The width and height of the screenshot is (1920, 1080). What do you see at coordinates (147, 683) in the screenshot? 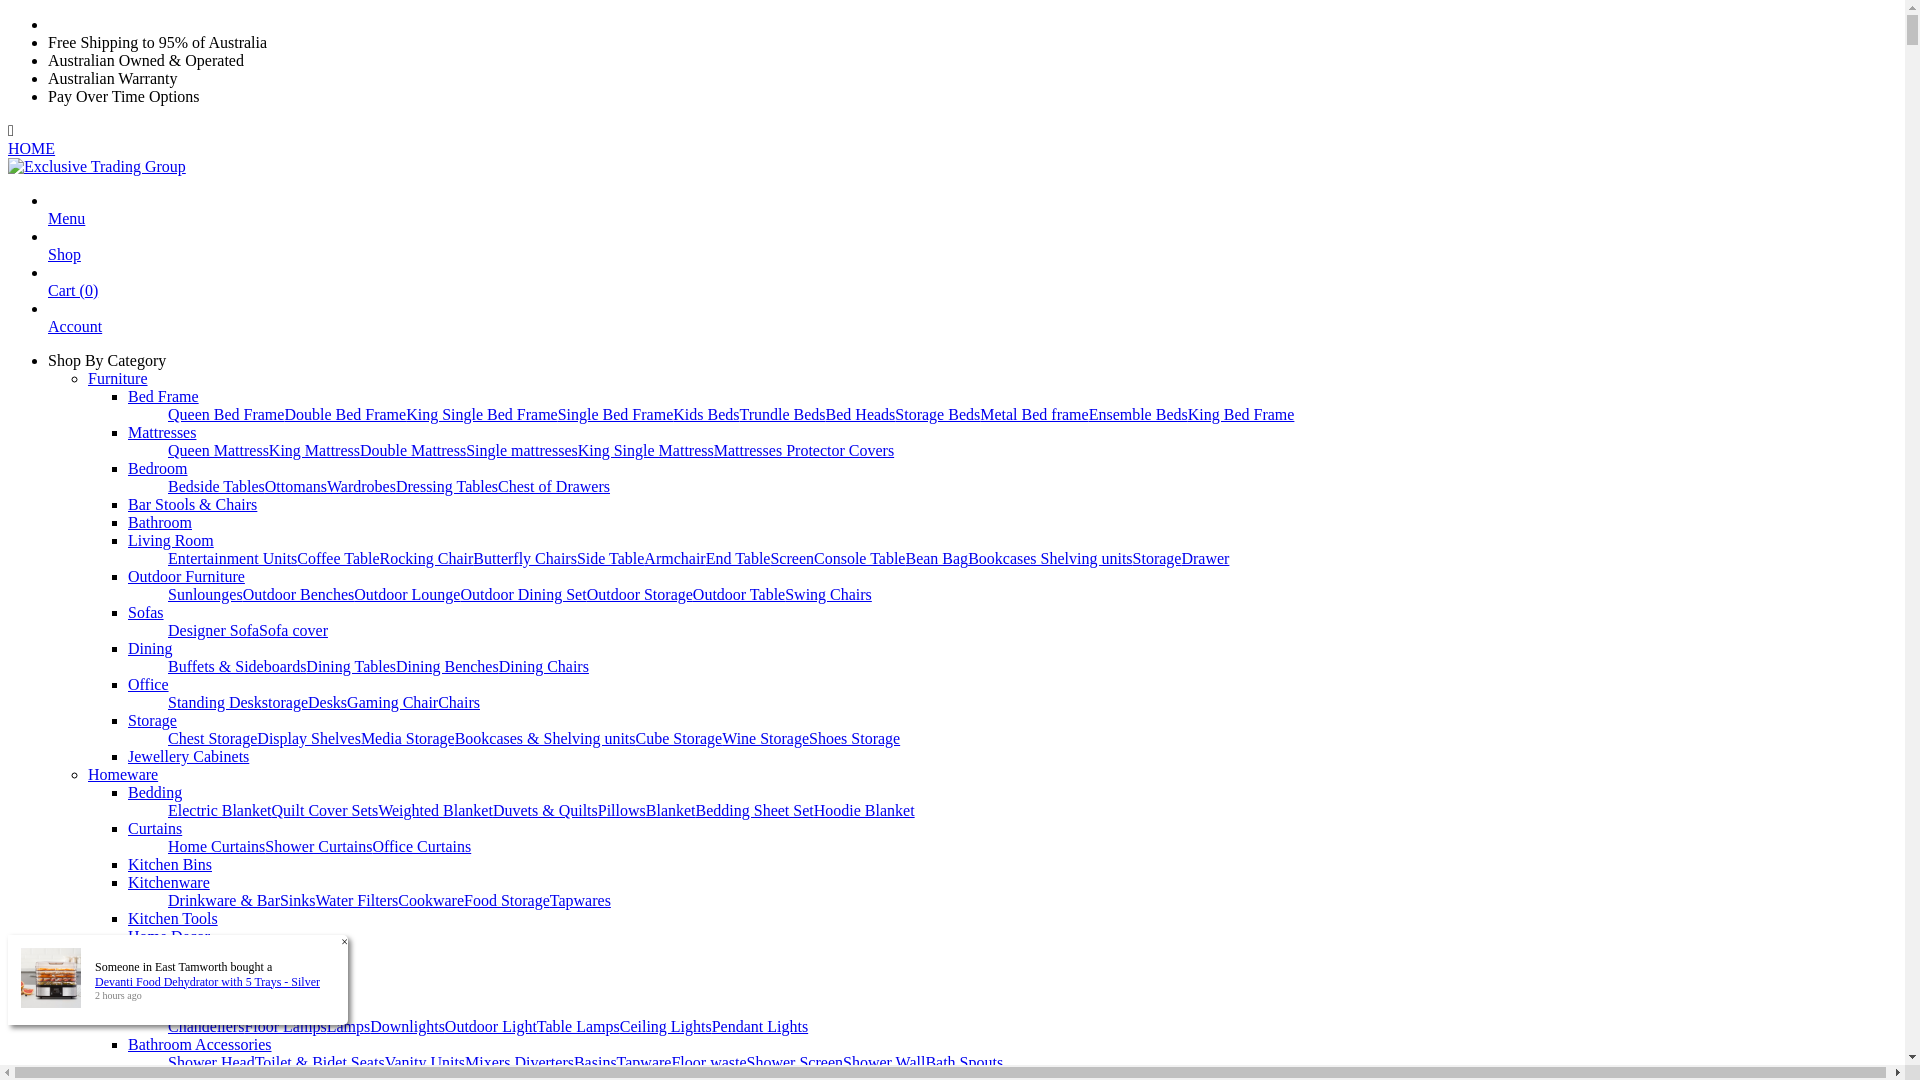
I see `'Office'` at bounding box center [147, 683].